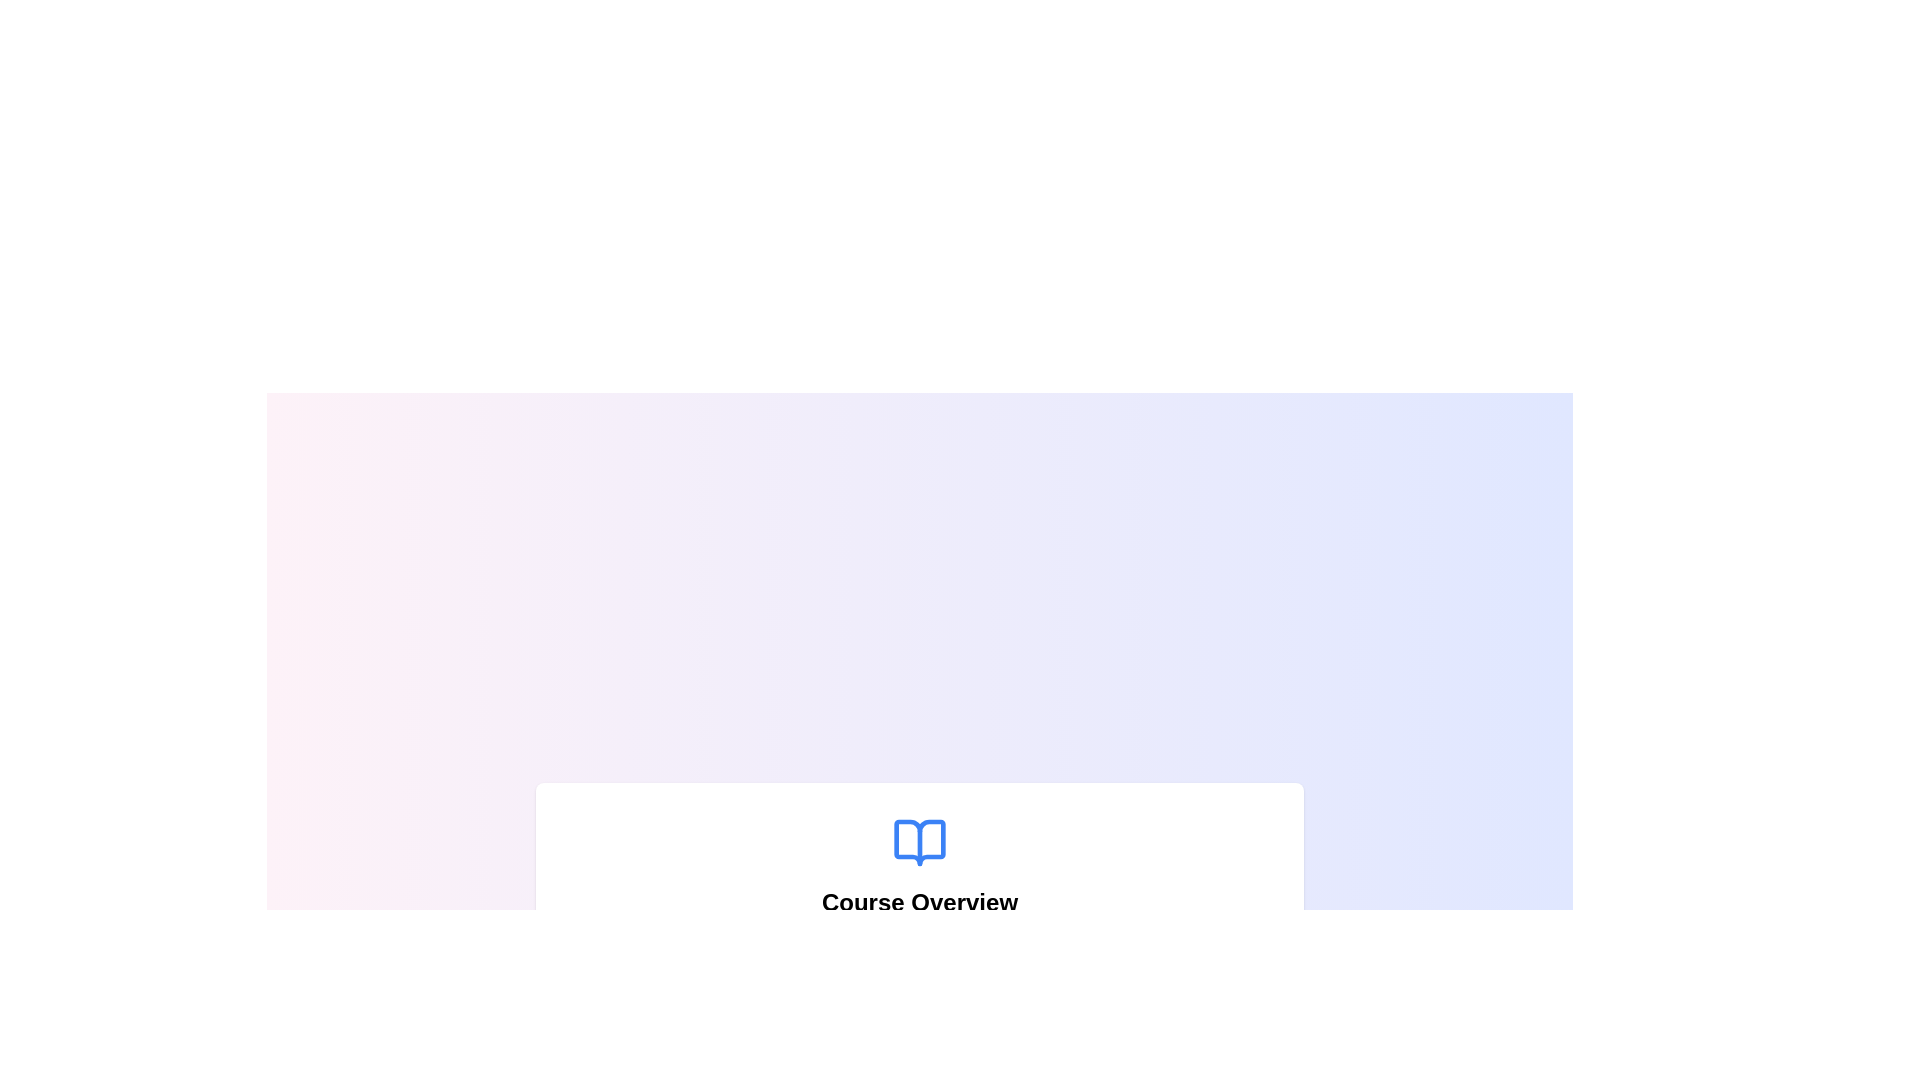  What do you see at coordinates (919, 843) in the screenshot?
I see `the prominent icon located directly above the 'Course Overview' text, which serves as a visual representation of course or book-related content` at bounding box center [919, 843].